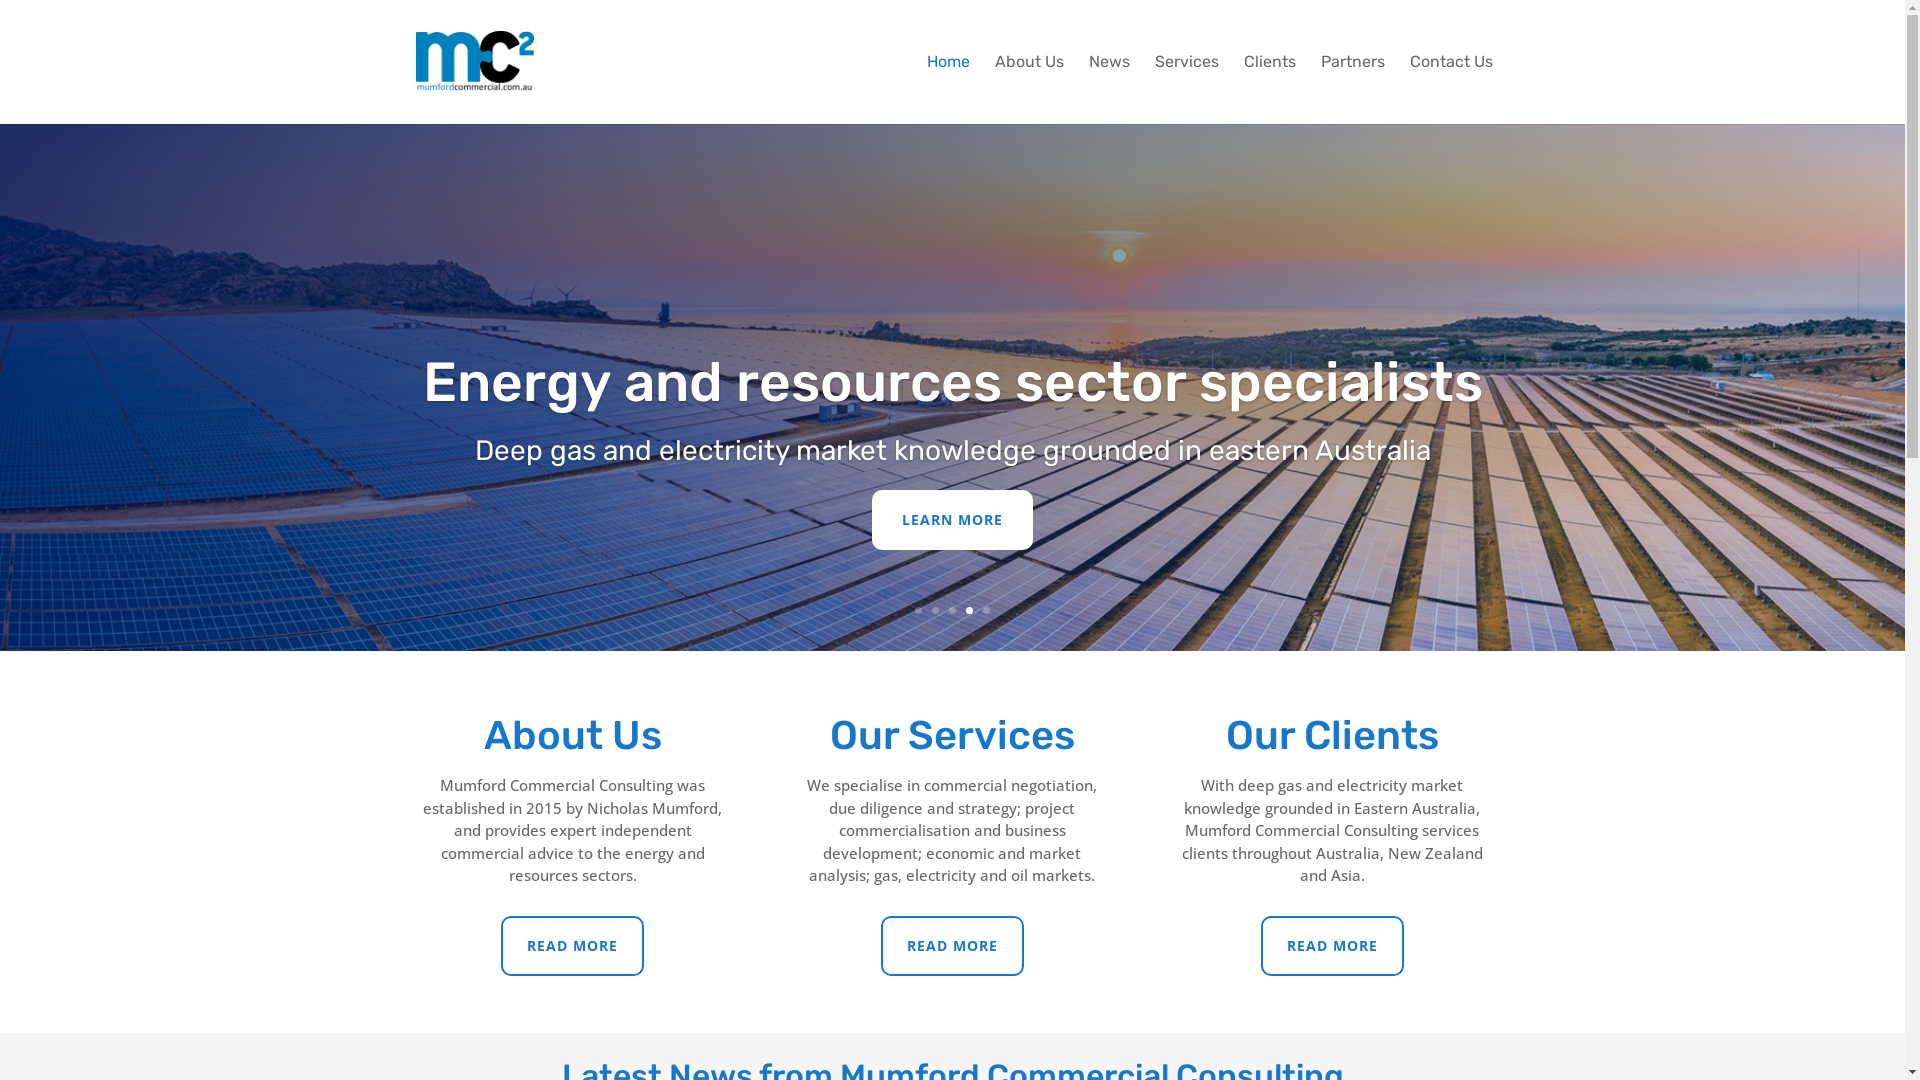 Image resolution: width=1920 pixels, height=1080 pixels. What do you see at coordinates (1269, 88) in the screenshot?
I see `'Clients'` at bounding box center [1269, 88].